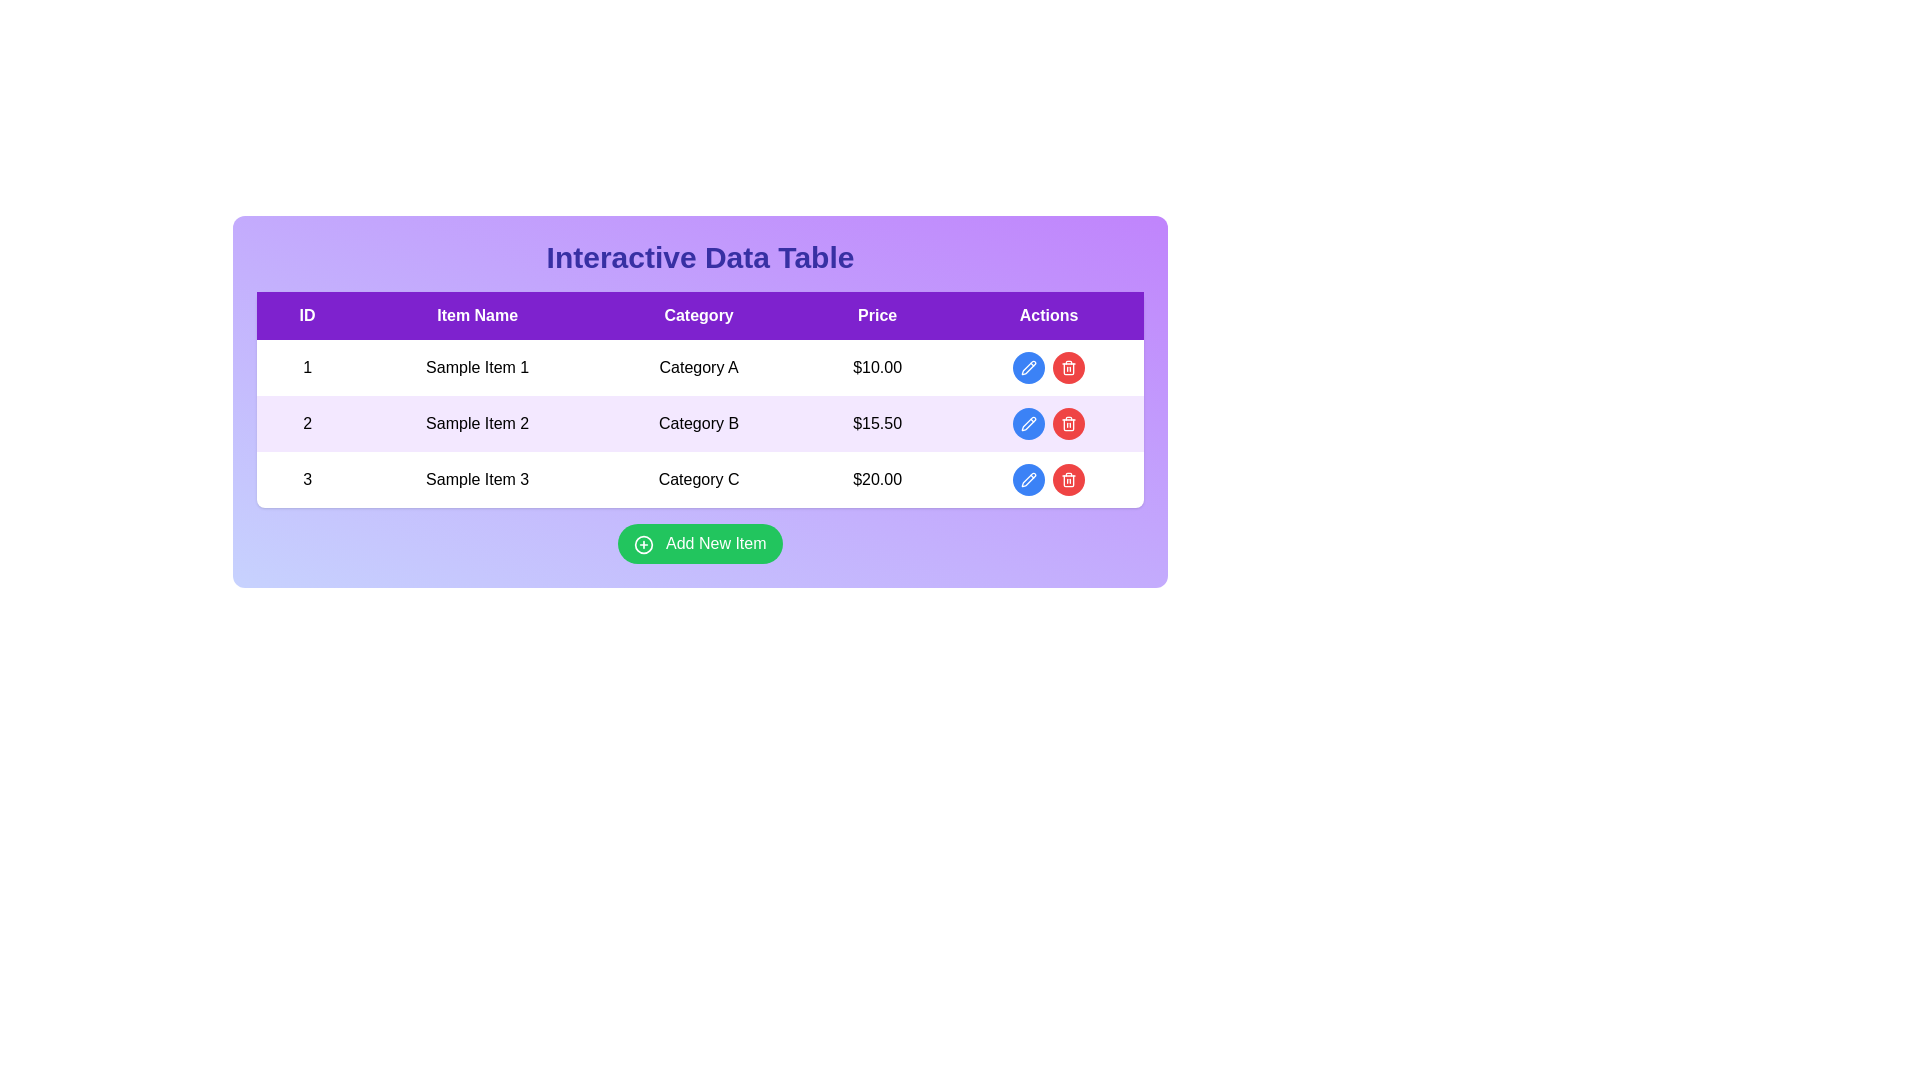 This screenshot has width=1920, height=1080. Describe the element at coordinates (306, 479) in the screenshot. I see `the value from the label that identifies the current row` at that location.